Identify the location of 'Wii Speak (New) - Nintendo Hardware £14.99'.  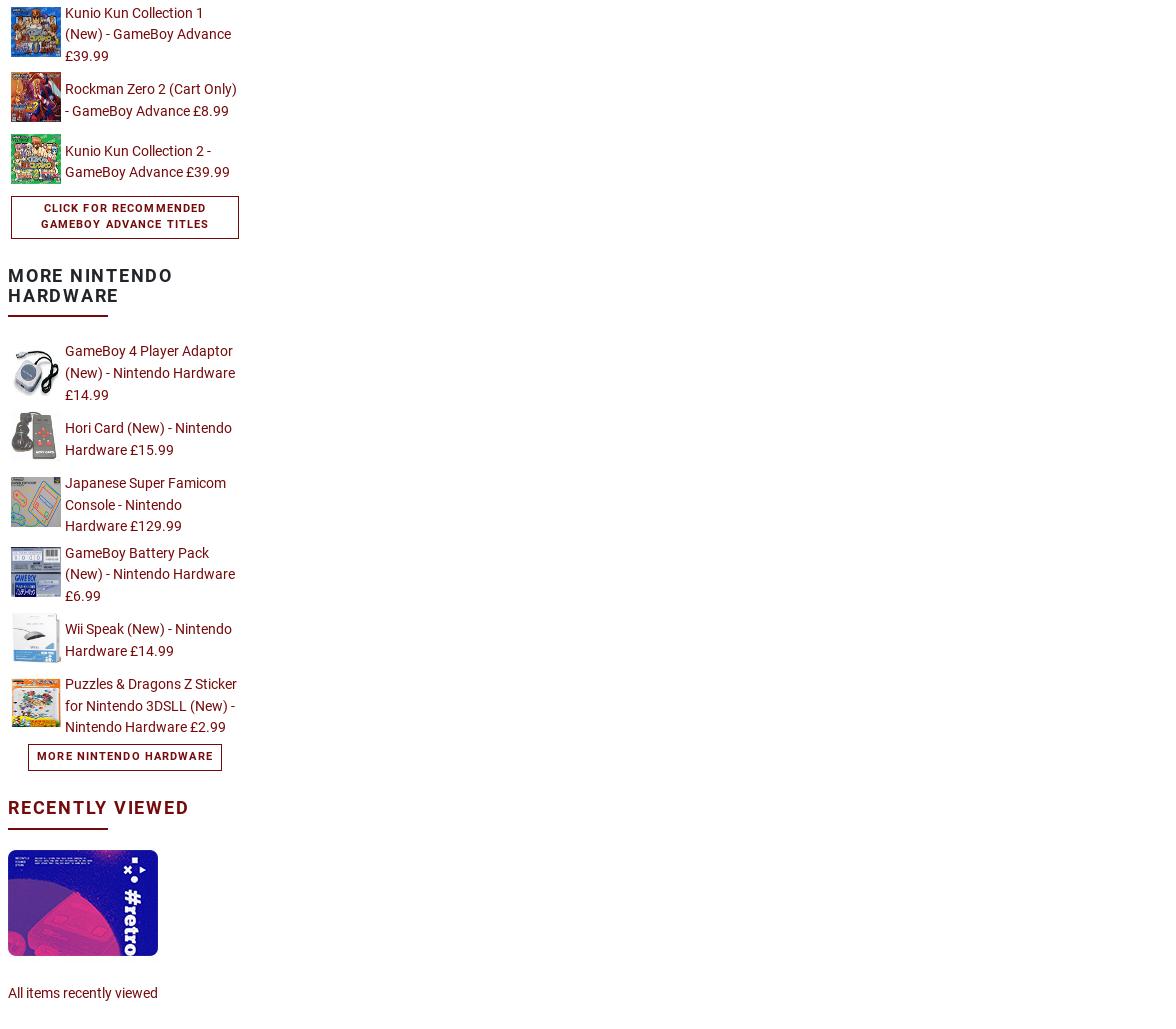
(148, 640).